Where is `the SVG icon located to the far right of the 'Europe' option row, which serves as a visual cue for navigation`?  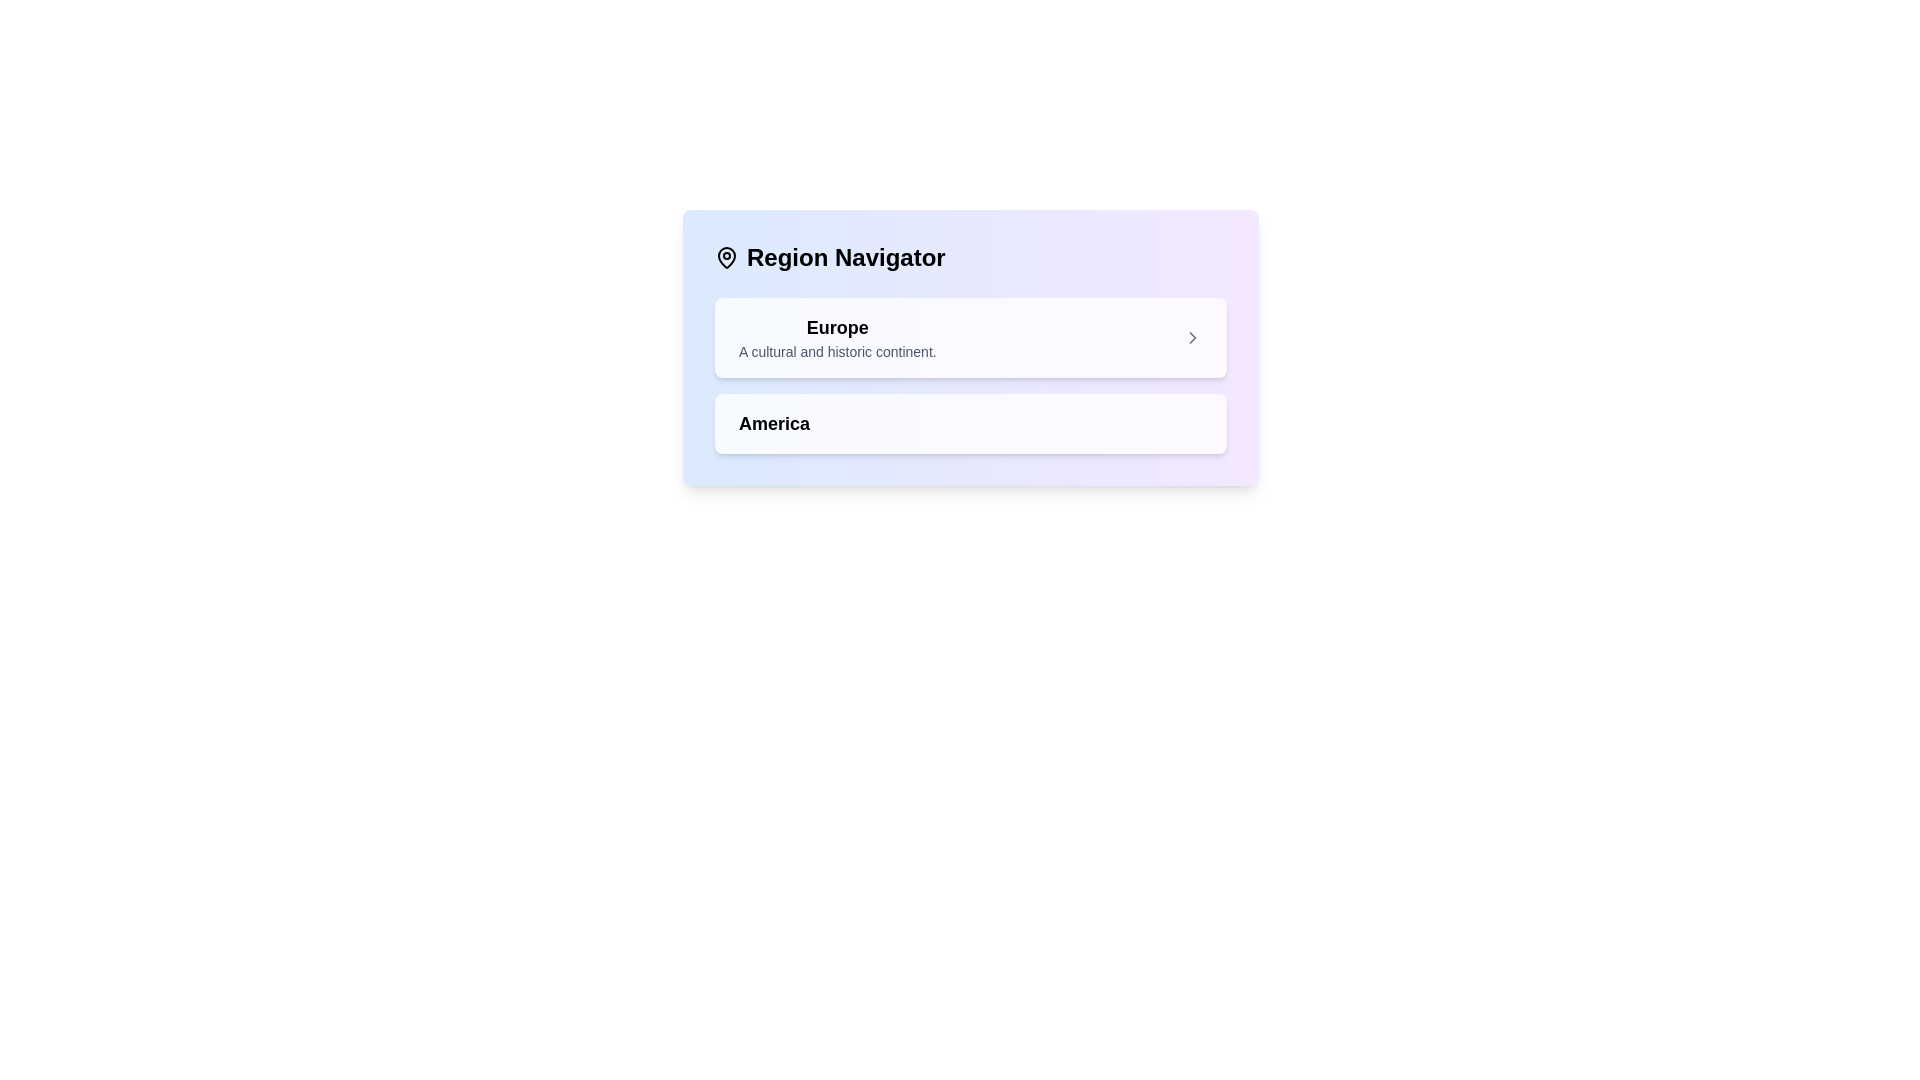
the SVG icon located to the far right of the 'Europe' option row, which serves as a visual cue for navigation is located at coordinates (1193, 337).